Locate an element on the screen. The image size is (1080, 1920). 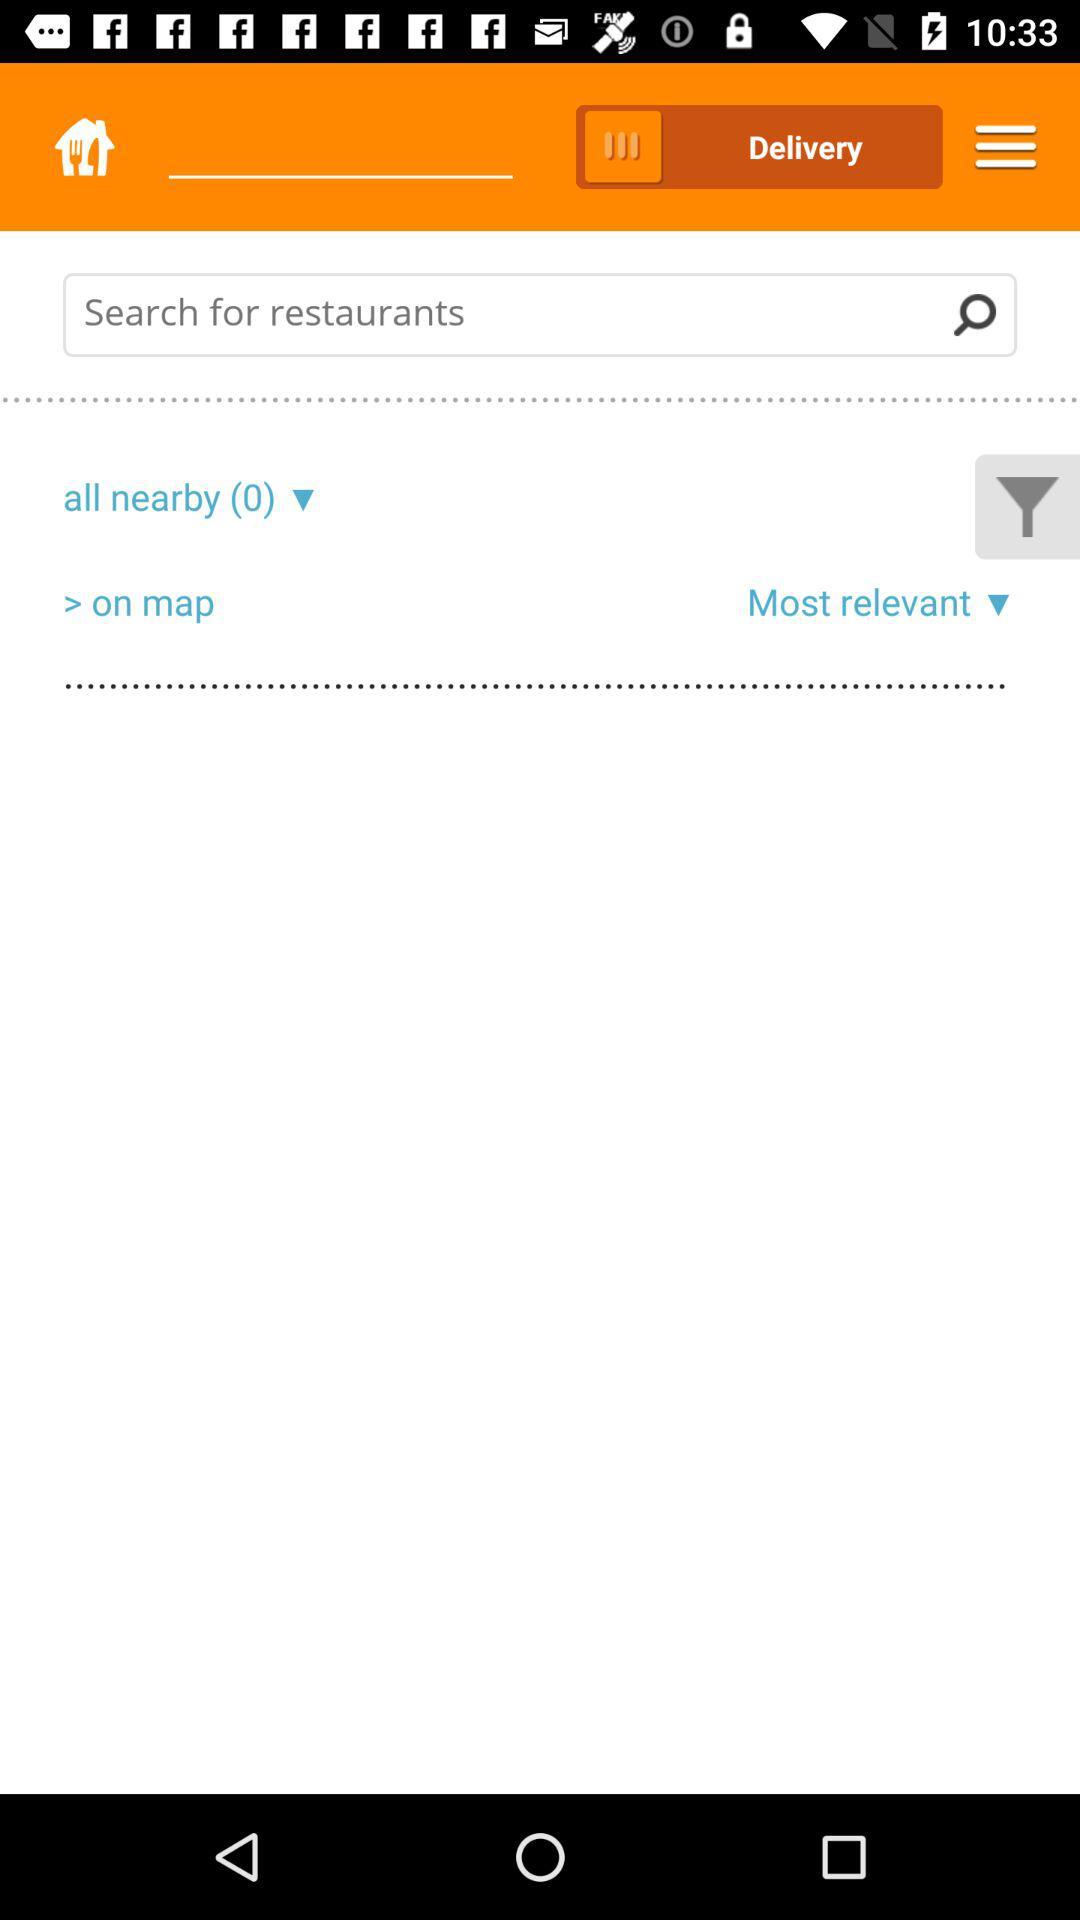
the icon above the .................................................................................................................................................................................................................................................................................................................................................................................................................................................................................................... is located at coordinates (994, 600).